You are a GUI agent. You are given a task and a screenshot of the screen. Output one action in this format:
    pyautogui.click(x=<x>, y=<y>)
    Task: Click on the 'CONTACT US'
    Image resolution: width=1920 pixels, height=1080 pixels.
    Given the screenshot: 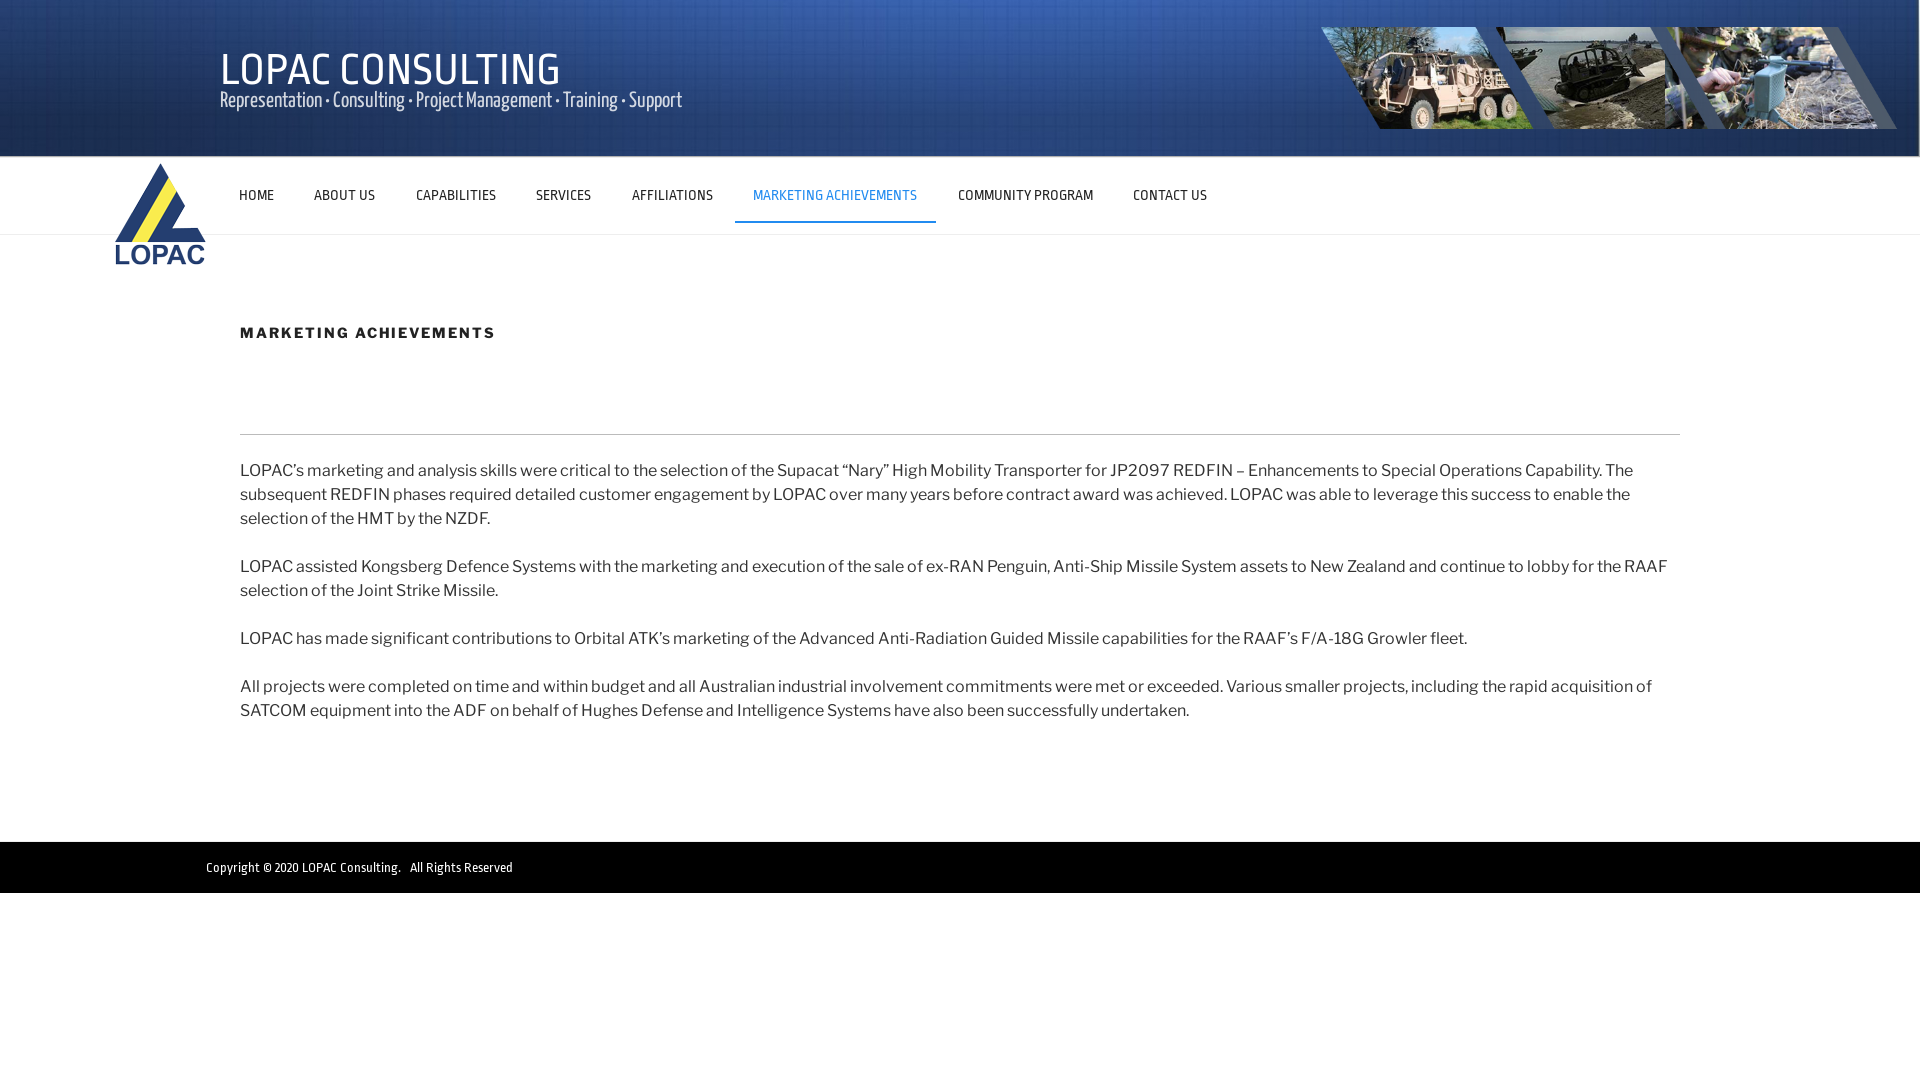 What is the action you would take?
    pyautogui.click(x=1112, y=194)
    